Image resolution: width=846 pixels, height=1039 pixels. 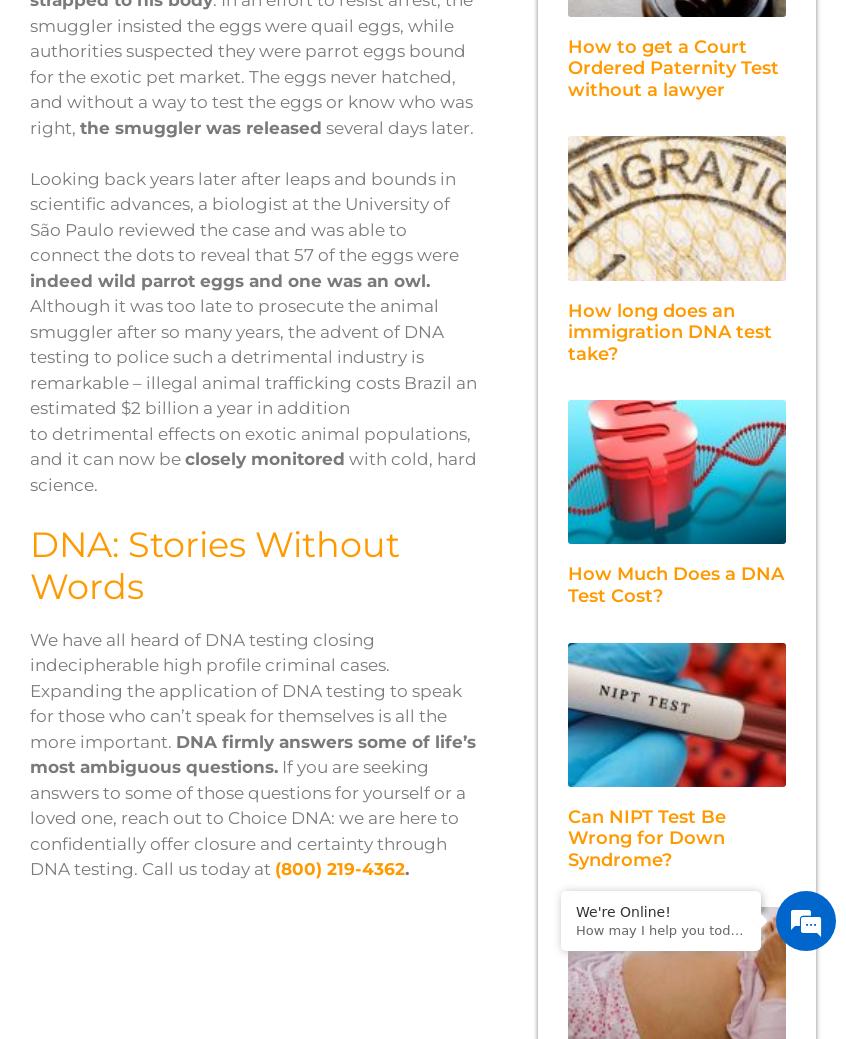 What do you see at coordinates (646, 836) in the screenshot?
I see `'Can NIPT Test Be Wrong for Down Syndrome?'` at bounding box center [646, 836].